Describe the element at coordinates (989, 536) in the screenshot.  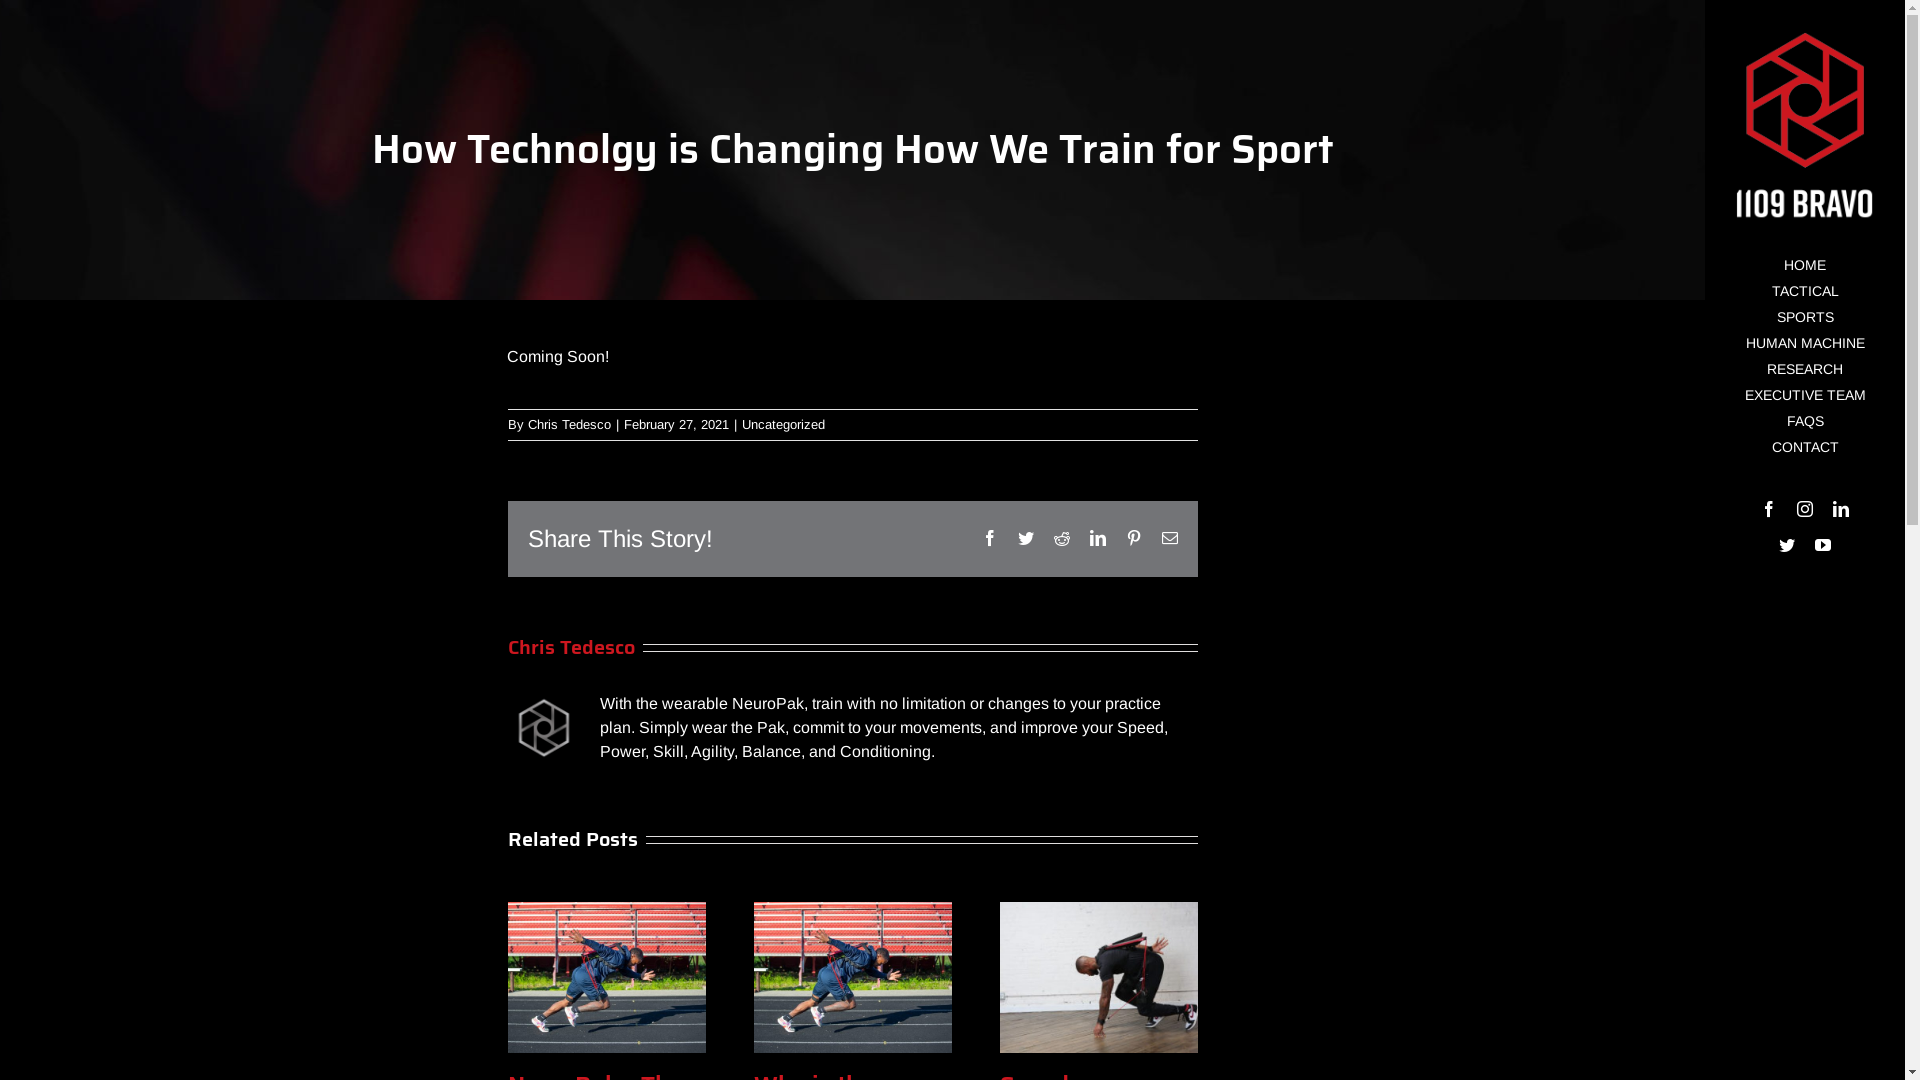
I see `'Facebook'` at that location.